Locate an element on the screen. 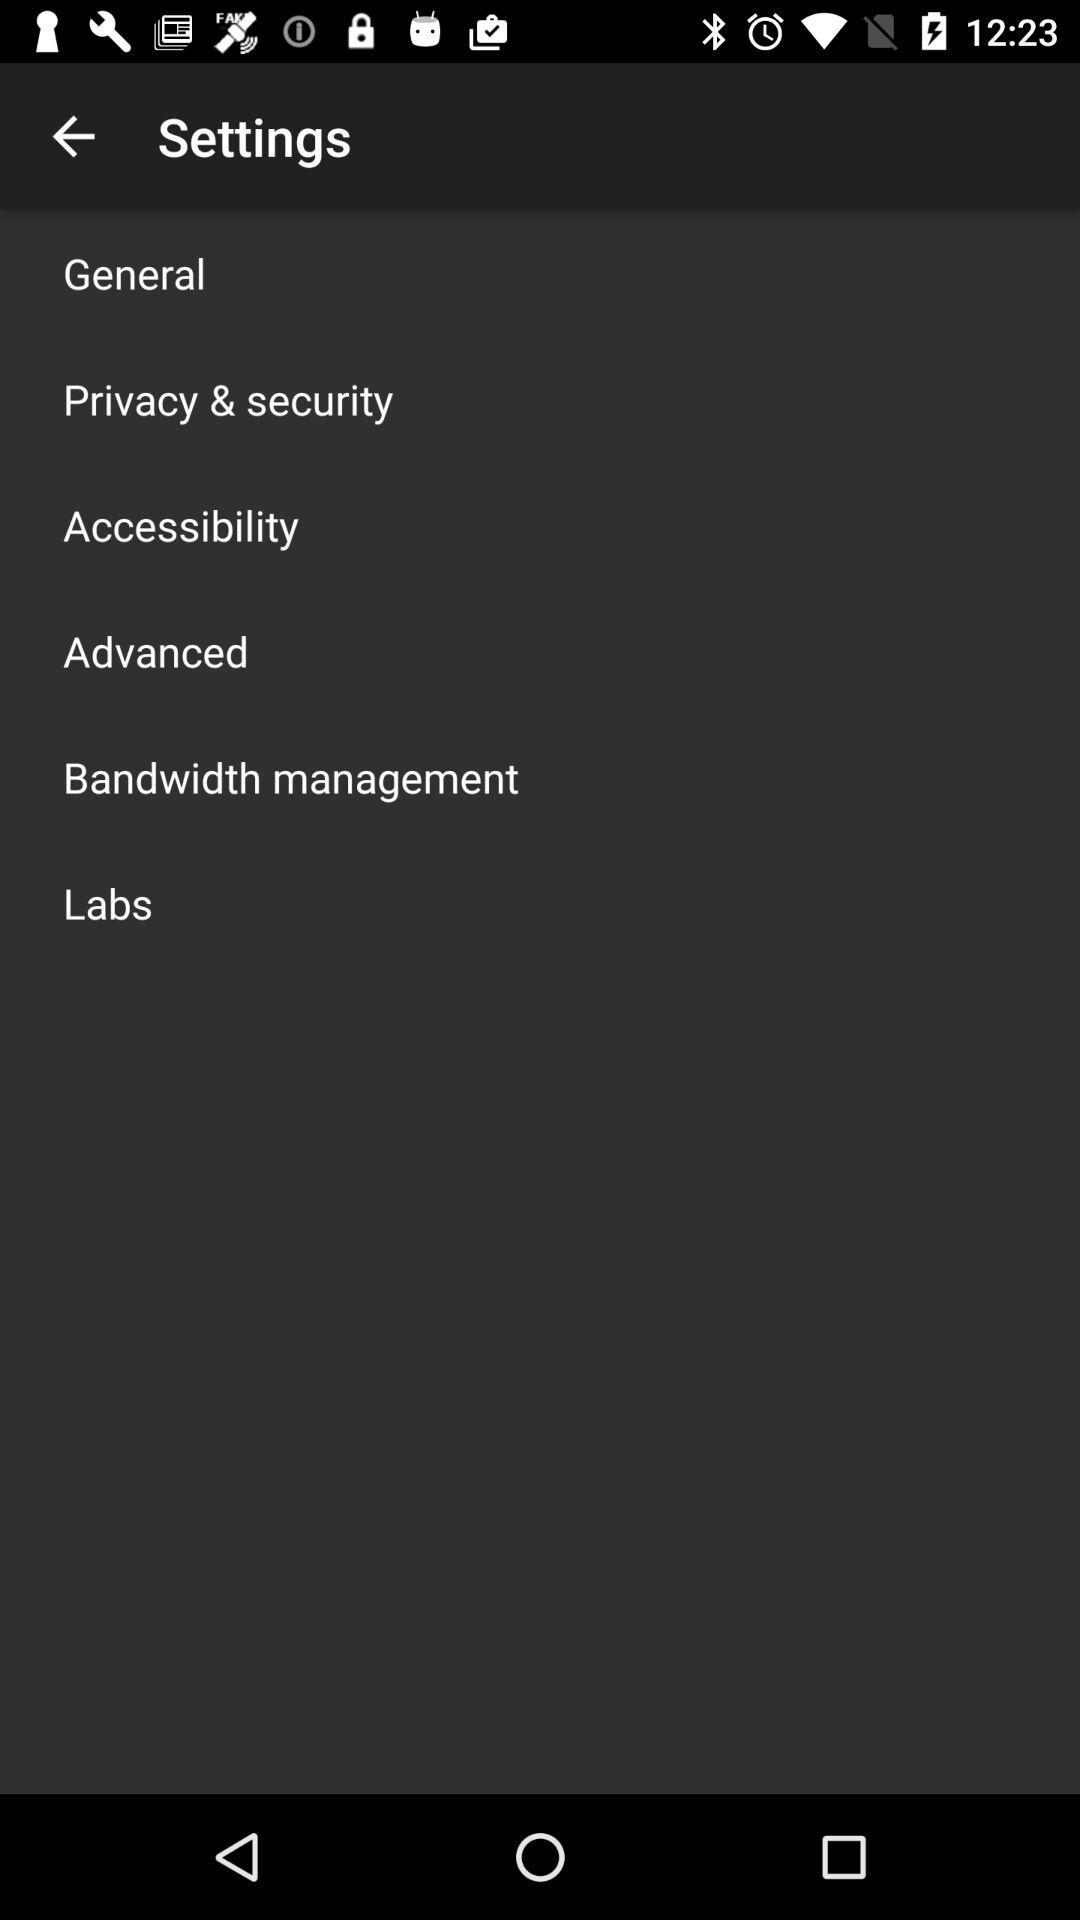 The width and height of the screenshot is (1080, 1920). privacy & security item is located at coordinates (227, 398).